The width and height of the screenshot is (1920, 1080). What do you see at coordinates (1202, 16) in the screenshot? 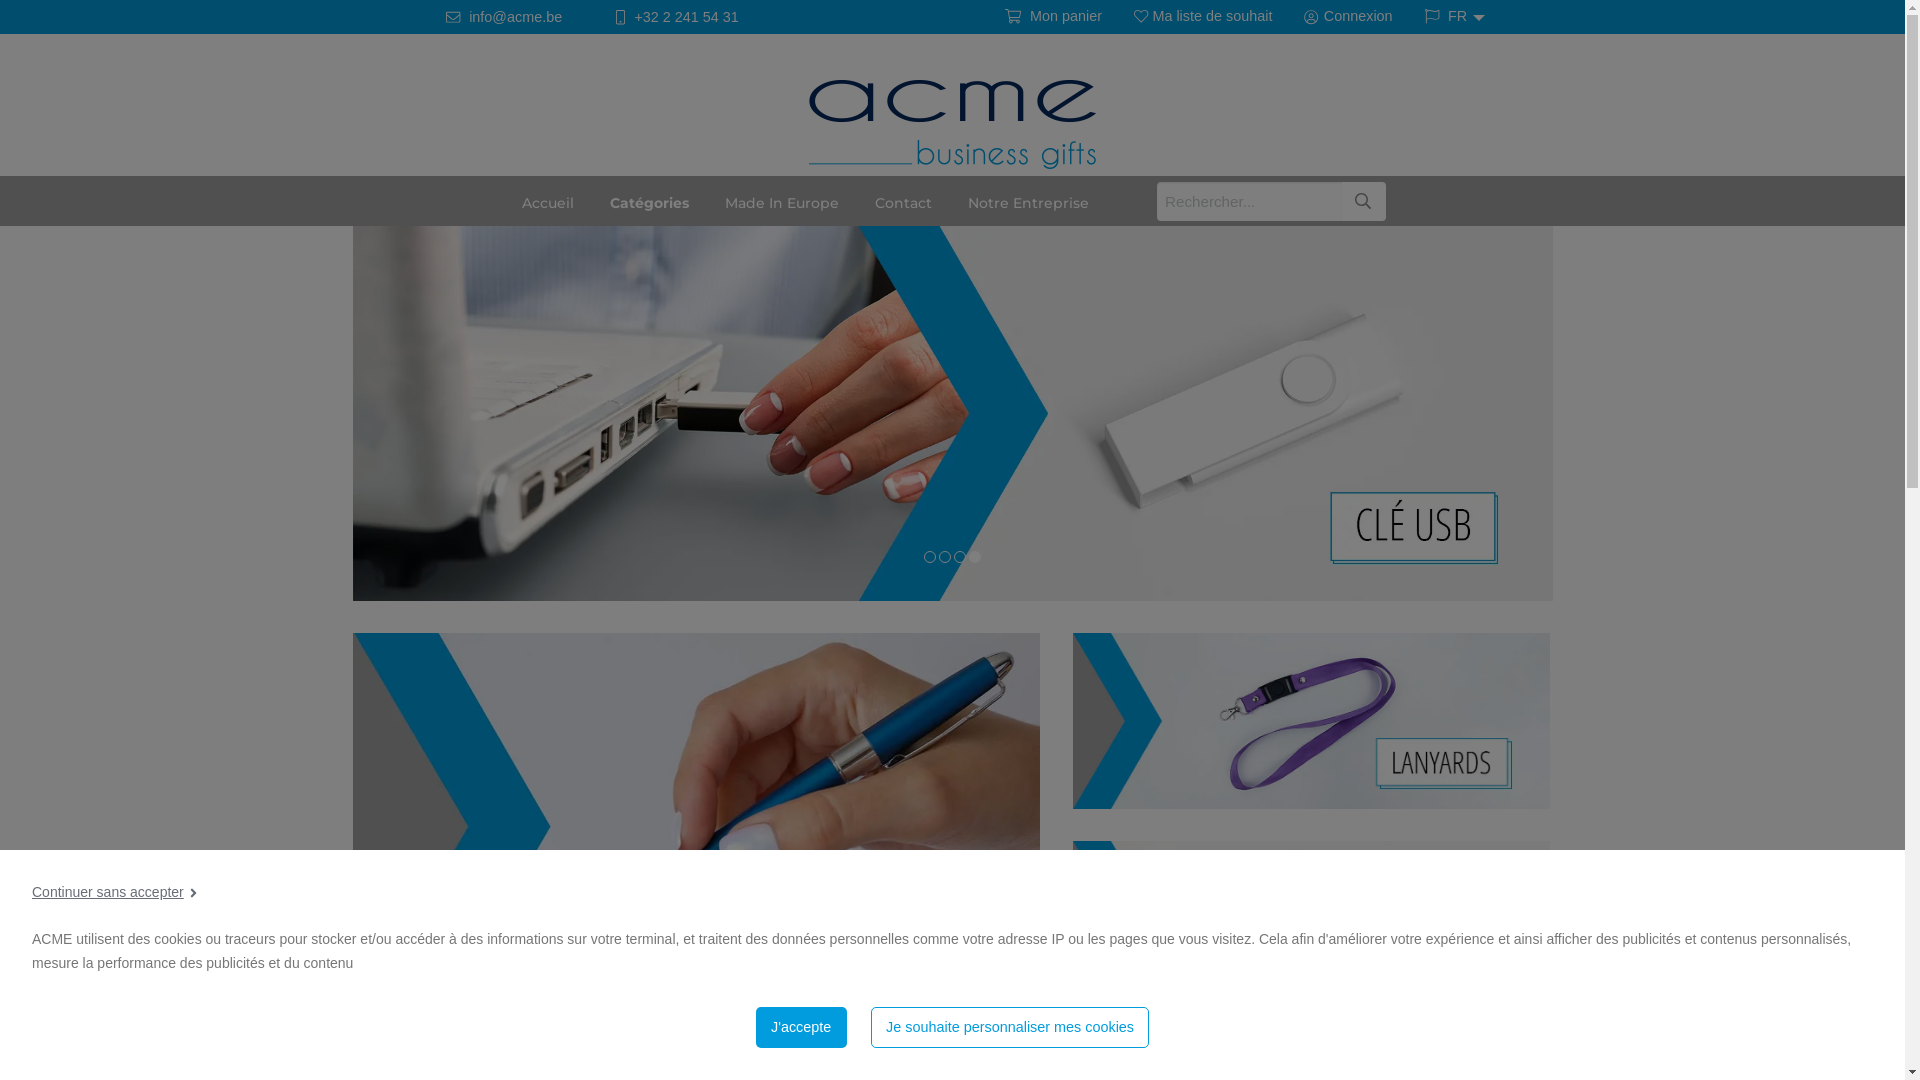
I see `'Ma liste de souhait'` at bounding box center [1202, 16].